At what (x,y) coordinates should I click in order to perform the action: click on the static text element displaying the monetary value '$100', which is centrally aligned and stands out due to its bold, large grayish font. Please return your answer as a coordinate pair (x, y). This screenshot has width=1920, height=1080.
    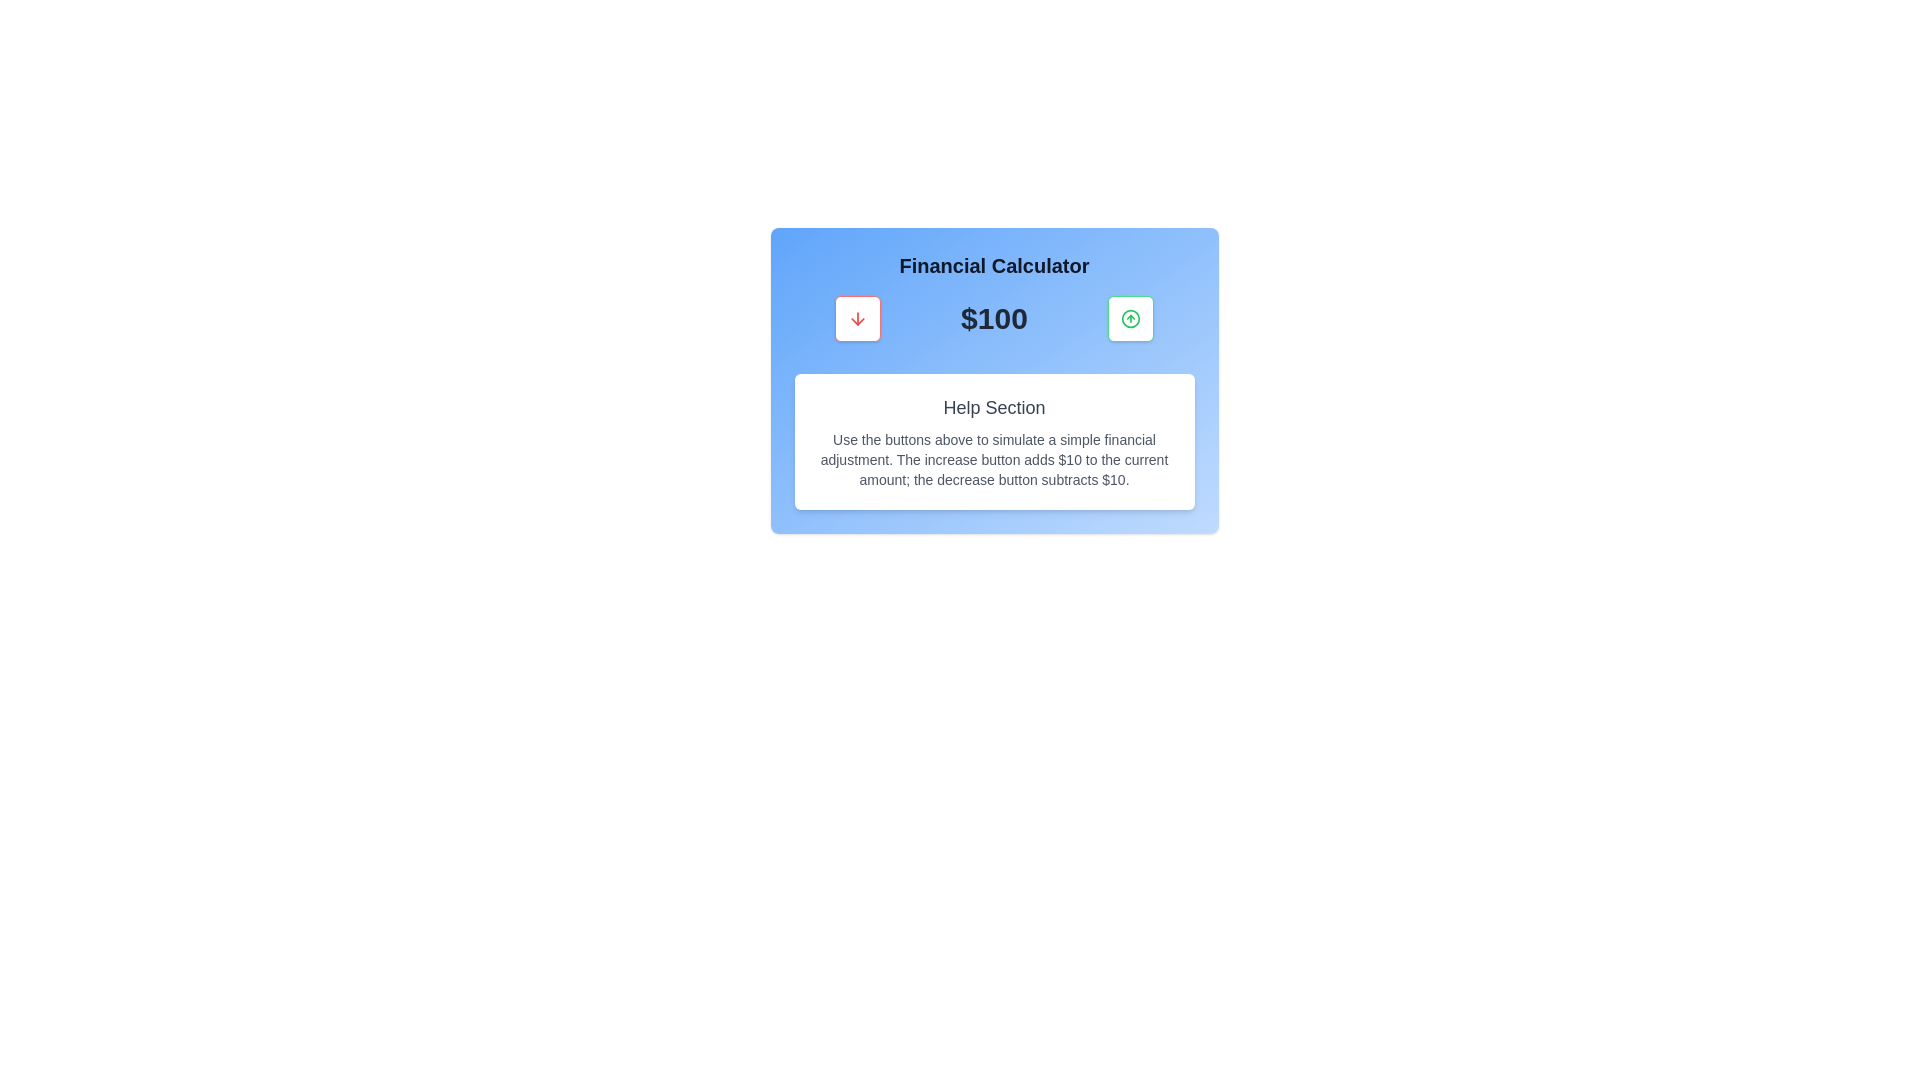
    Looking at the image, I should click on (994, 318).